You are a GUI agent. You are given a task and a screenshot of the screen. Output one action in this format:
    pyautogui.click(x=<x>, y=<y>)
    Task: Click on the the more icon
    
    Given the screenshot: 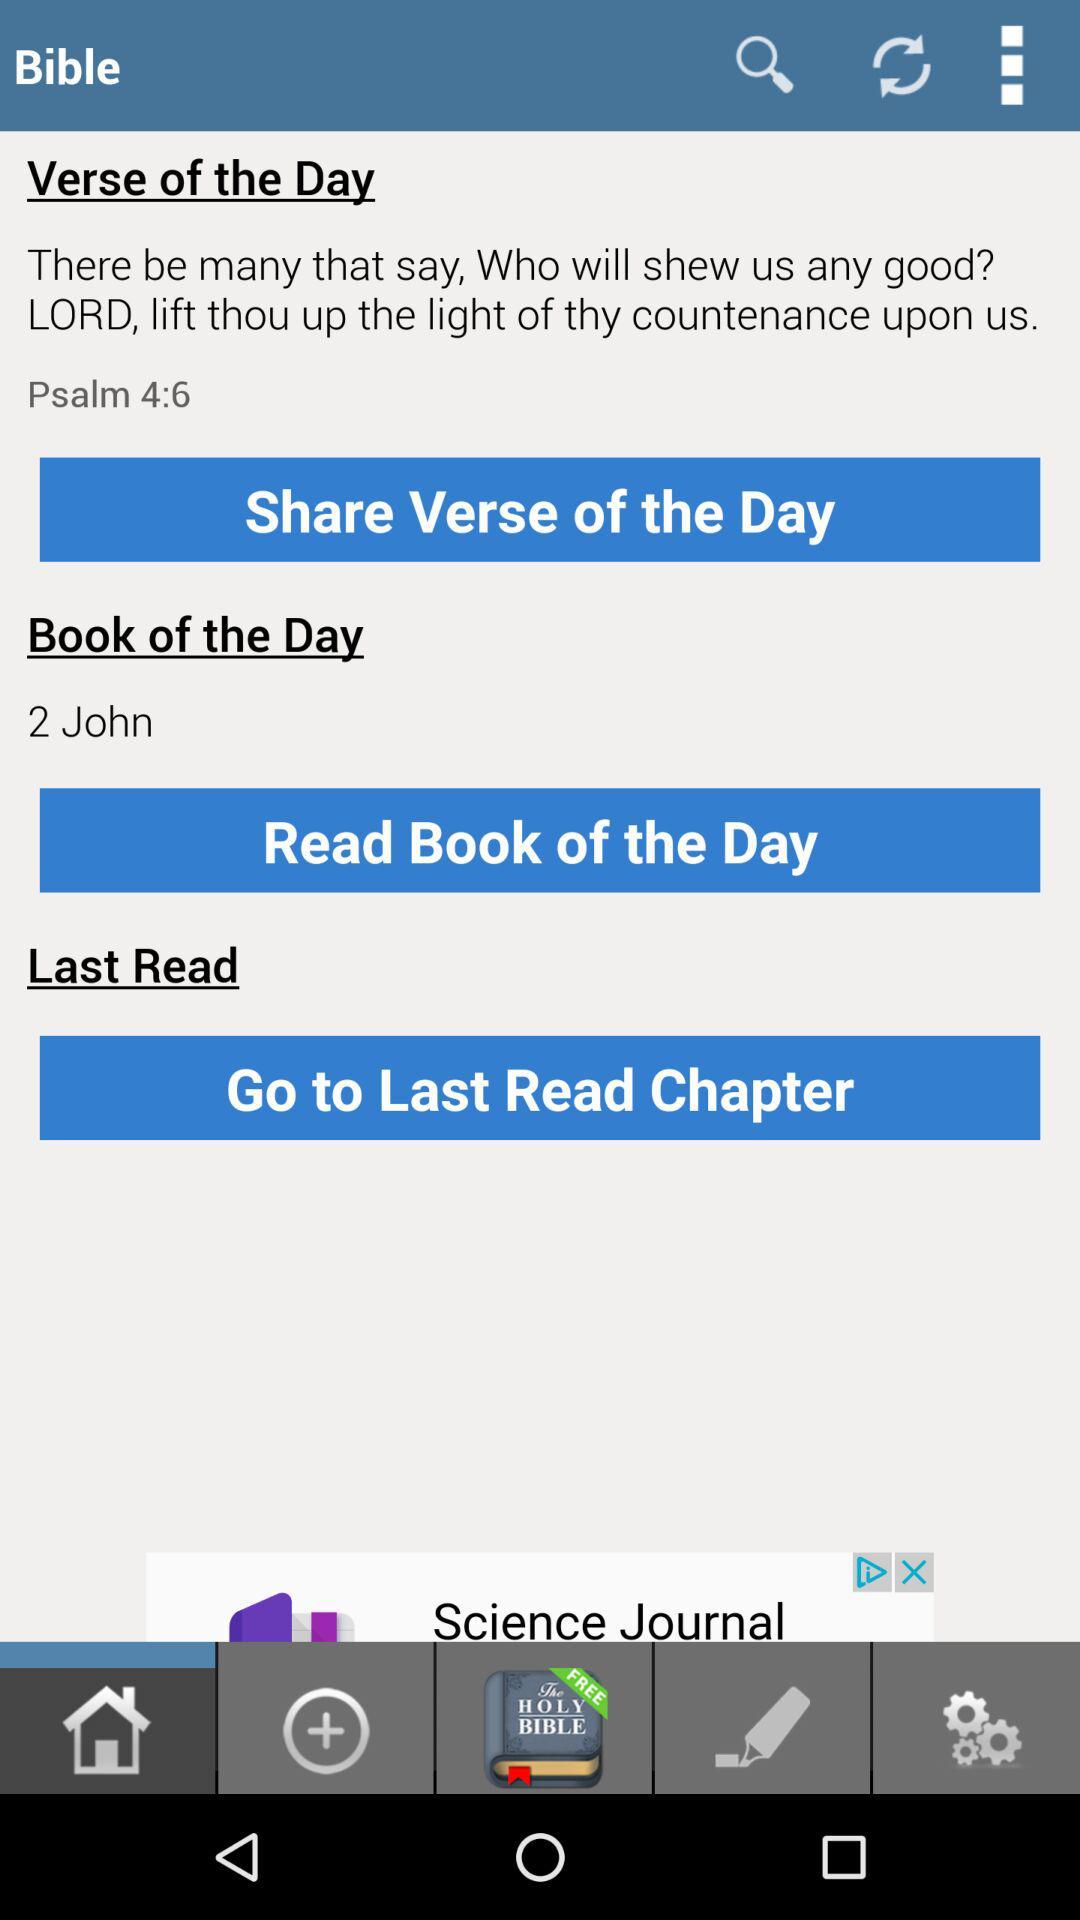 What is the action you would take?
    pyautogui.click(x=1011, y=69)
    